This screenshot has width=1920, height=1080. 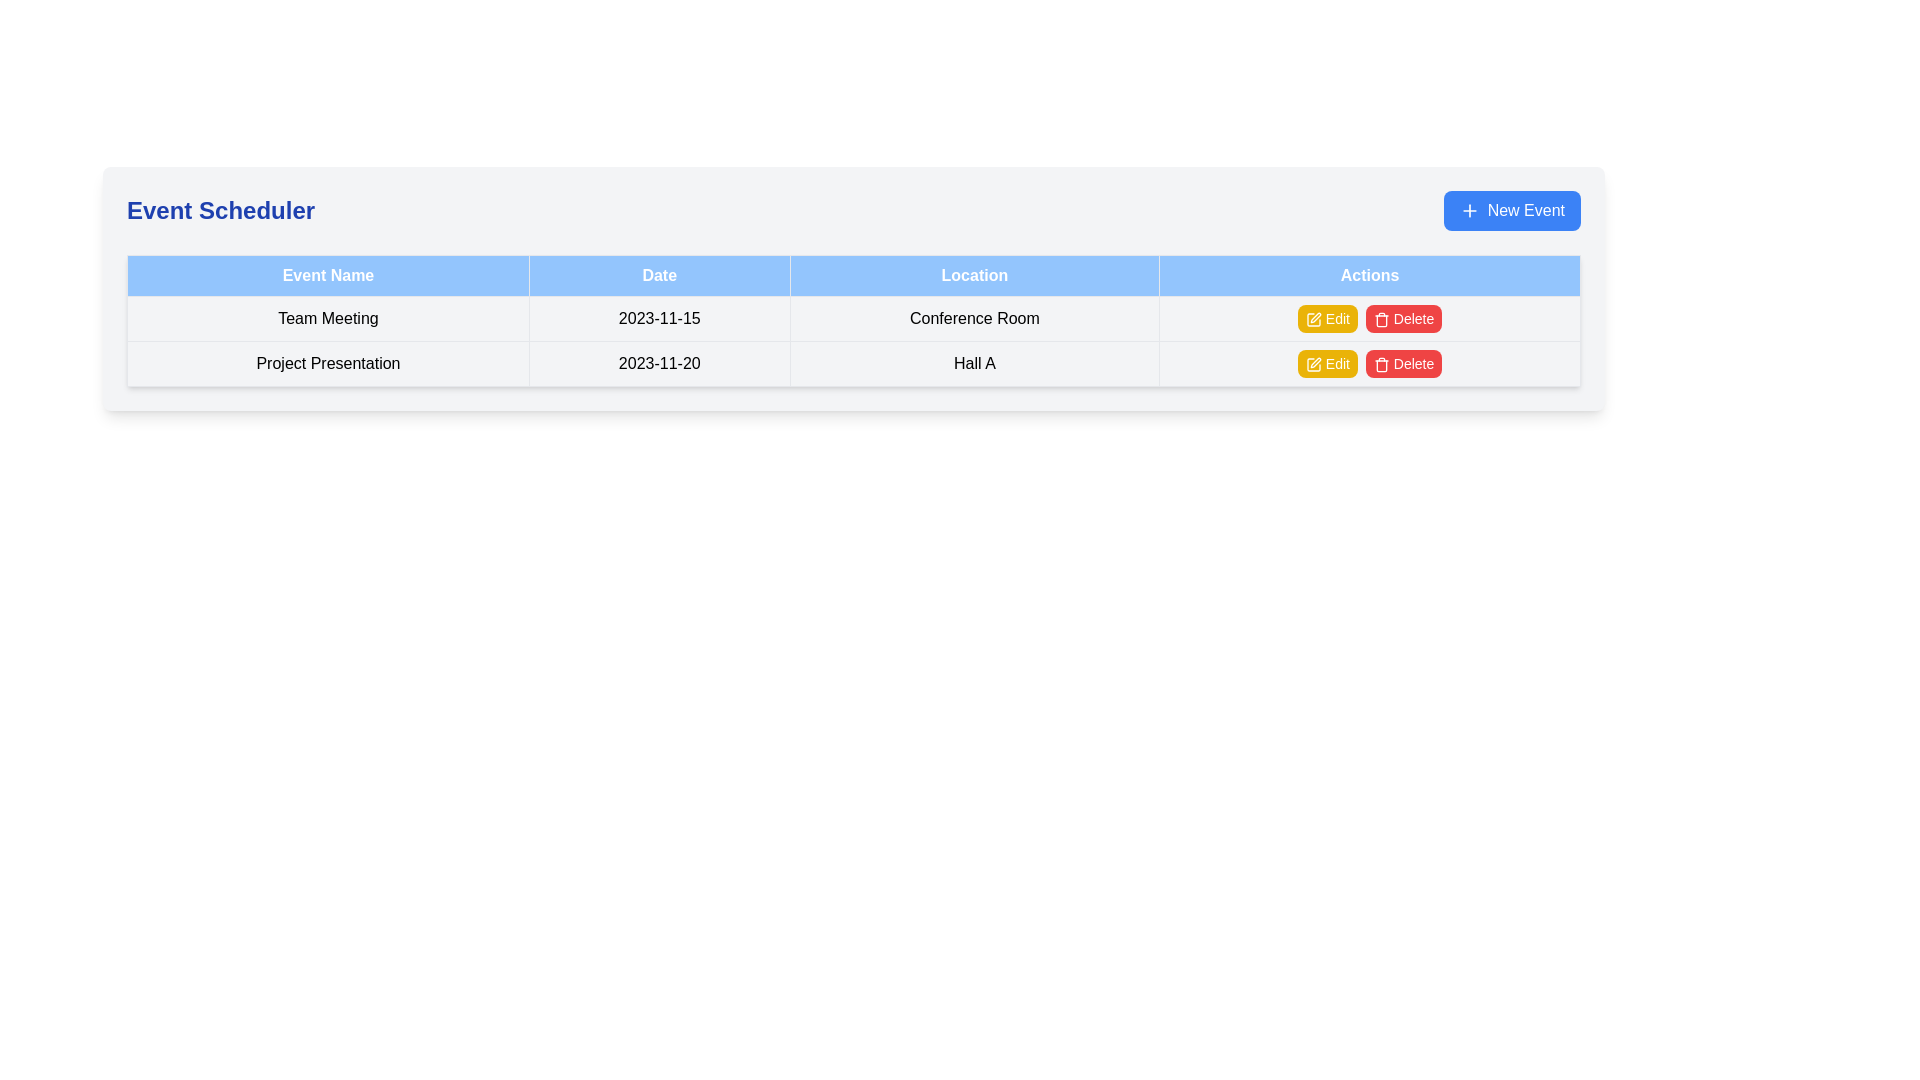 What do you see at coordinates (1327, 363) in the screenshot?
I see `the leftmost button in the 'Actions' column of the second row in the table to initiate editing` at bounding box center [1327, 363].